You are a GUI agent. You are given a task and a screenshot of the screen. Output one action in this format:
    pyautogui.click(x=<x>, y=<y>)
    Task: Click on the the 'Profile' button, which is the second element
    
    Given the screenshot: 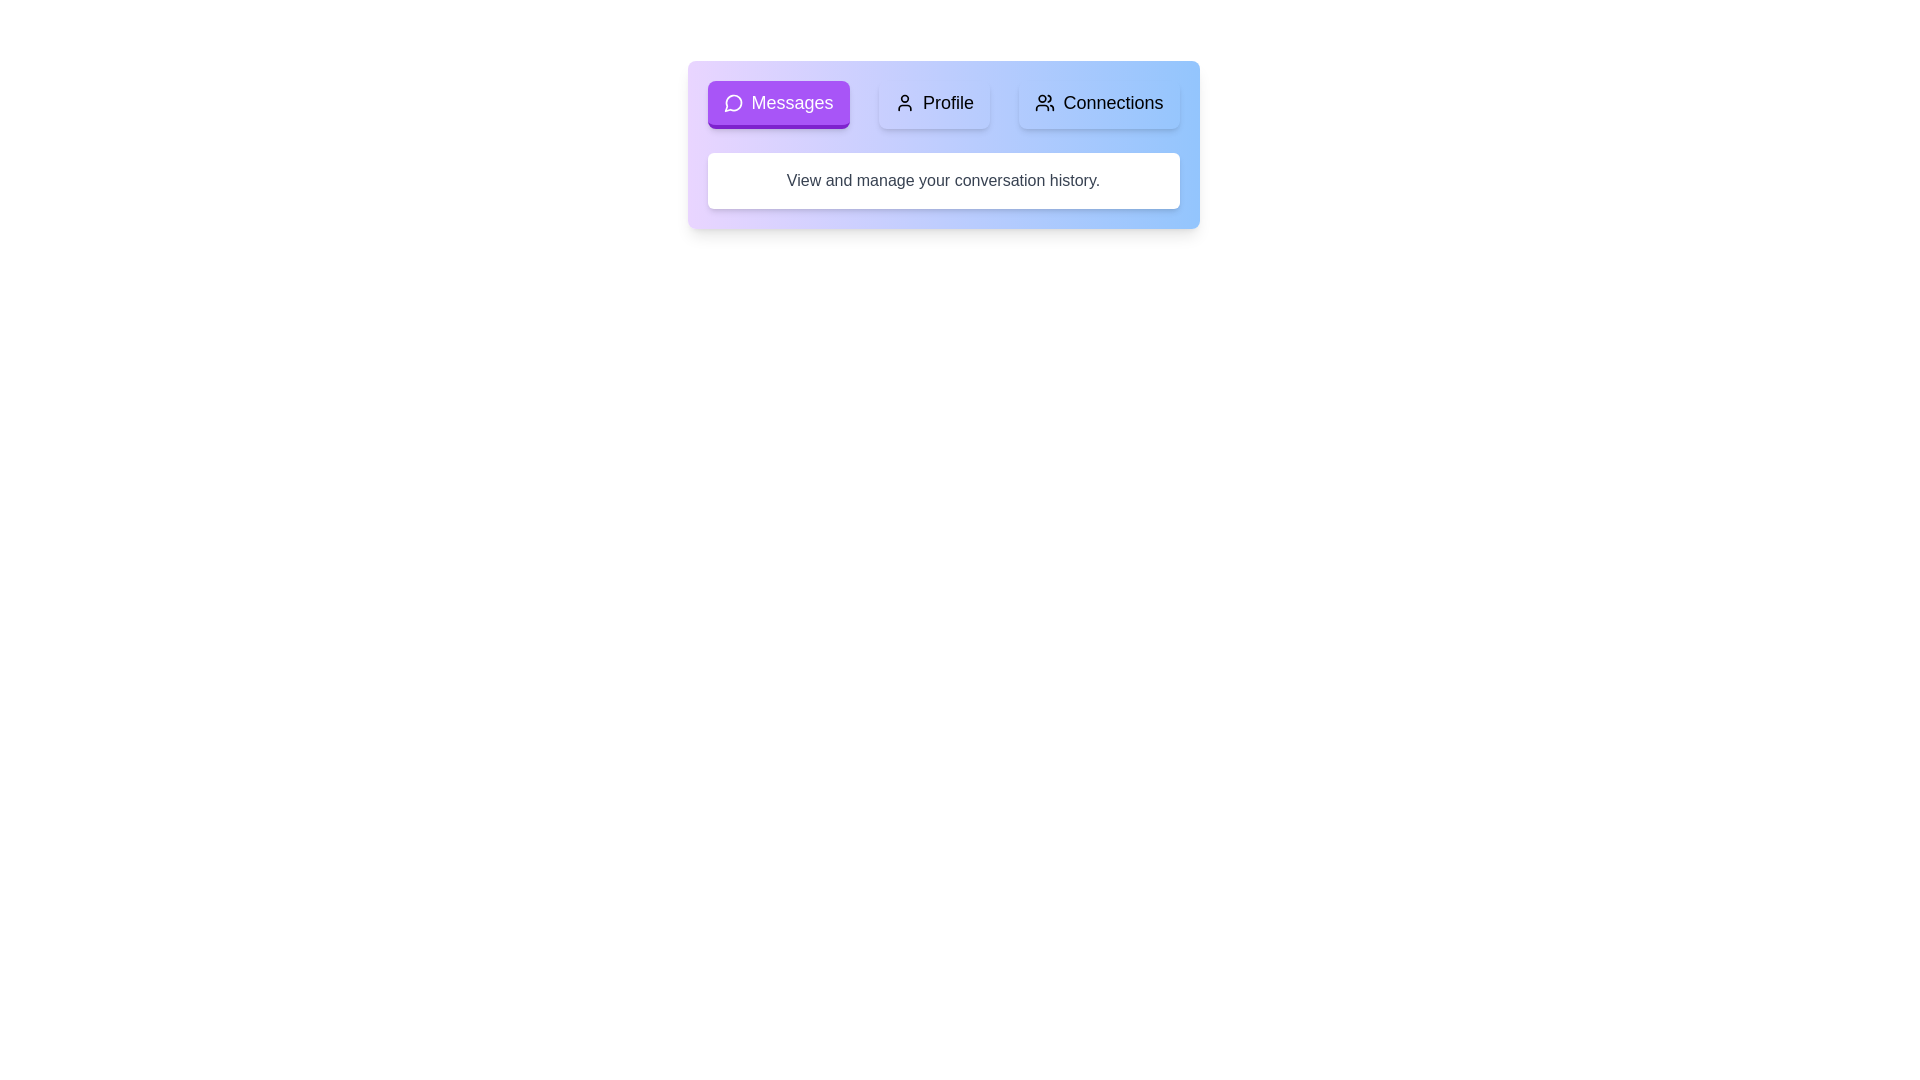 What is the action you would take?
    pyautogui.click(x=933, y=104)
    